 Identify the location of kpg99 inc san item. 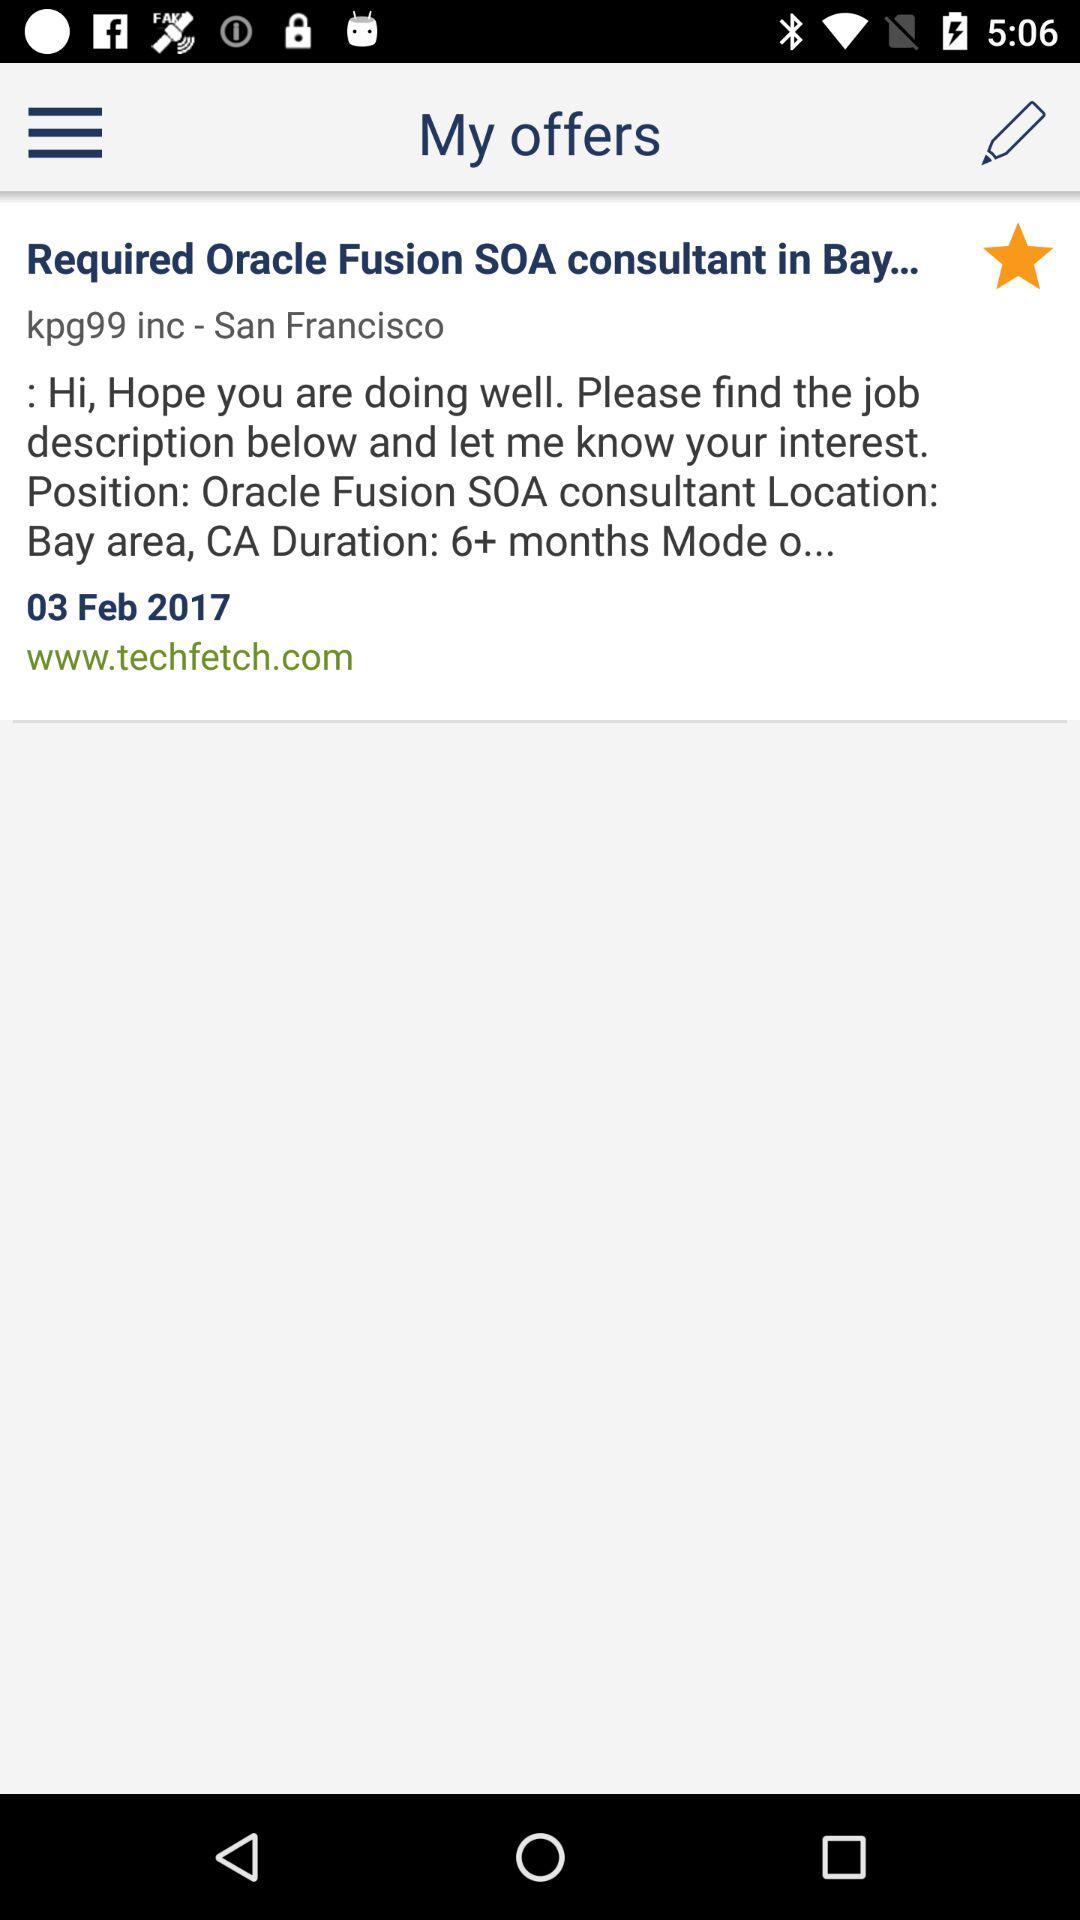
(247, 324).